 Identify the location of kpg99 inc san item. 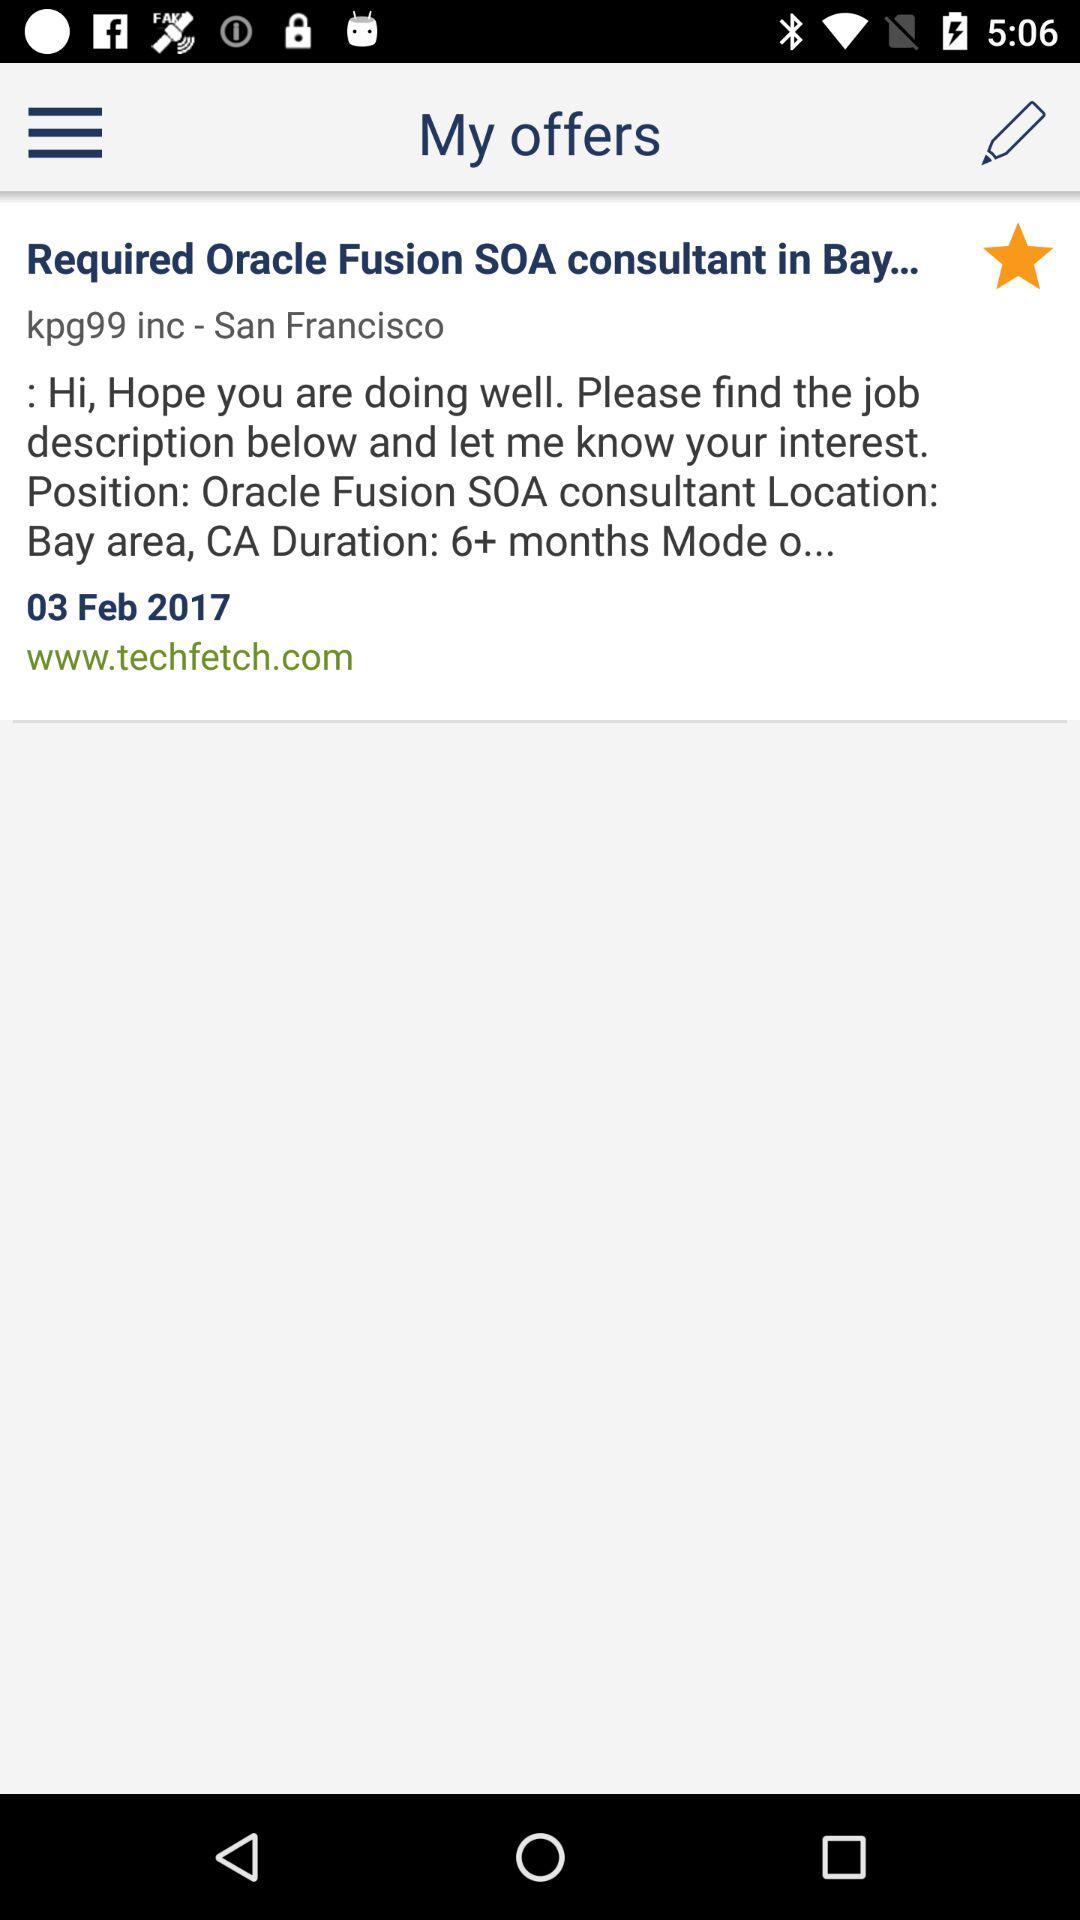
(247, 324).